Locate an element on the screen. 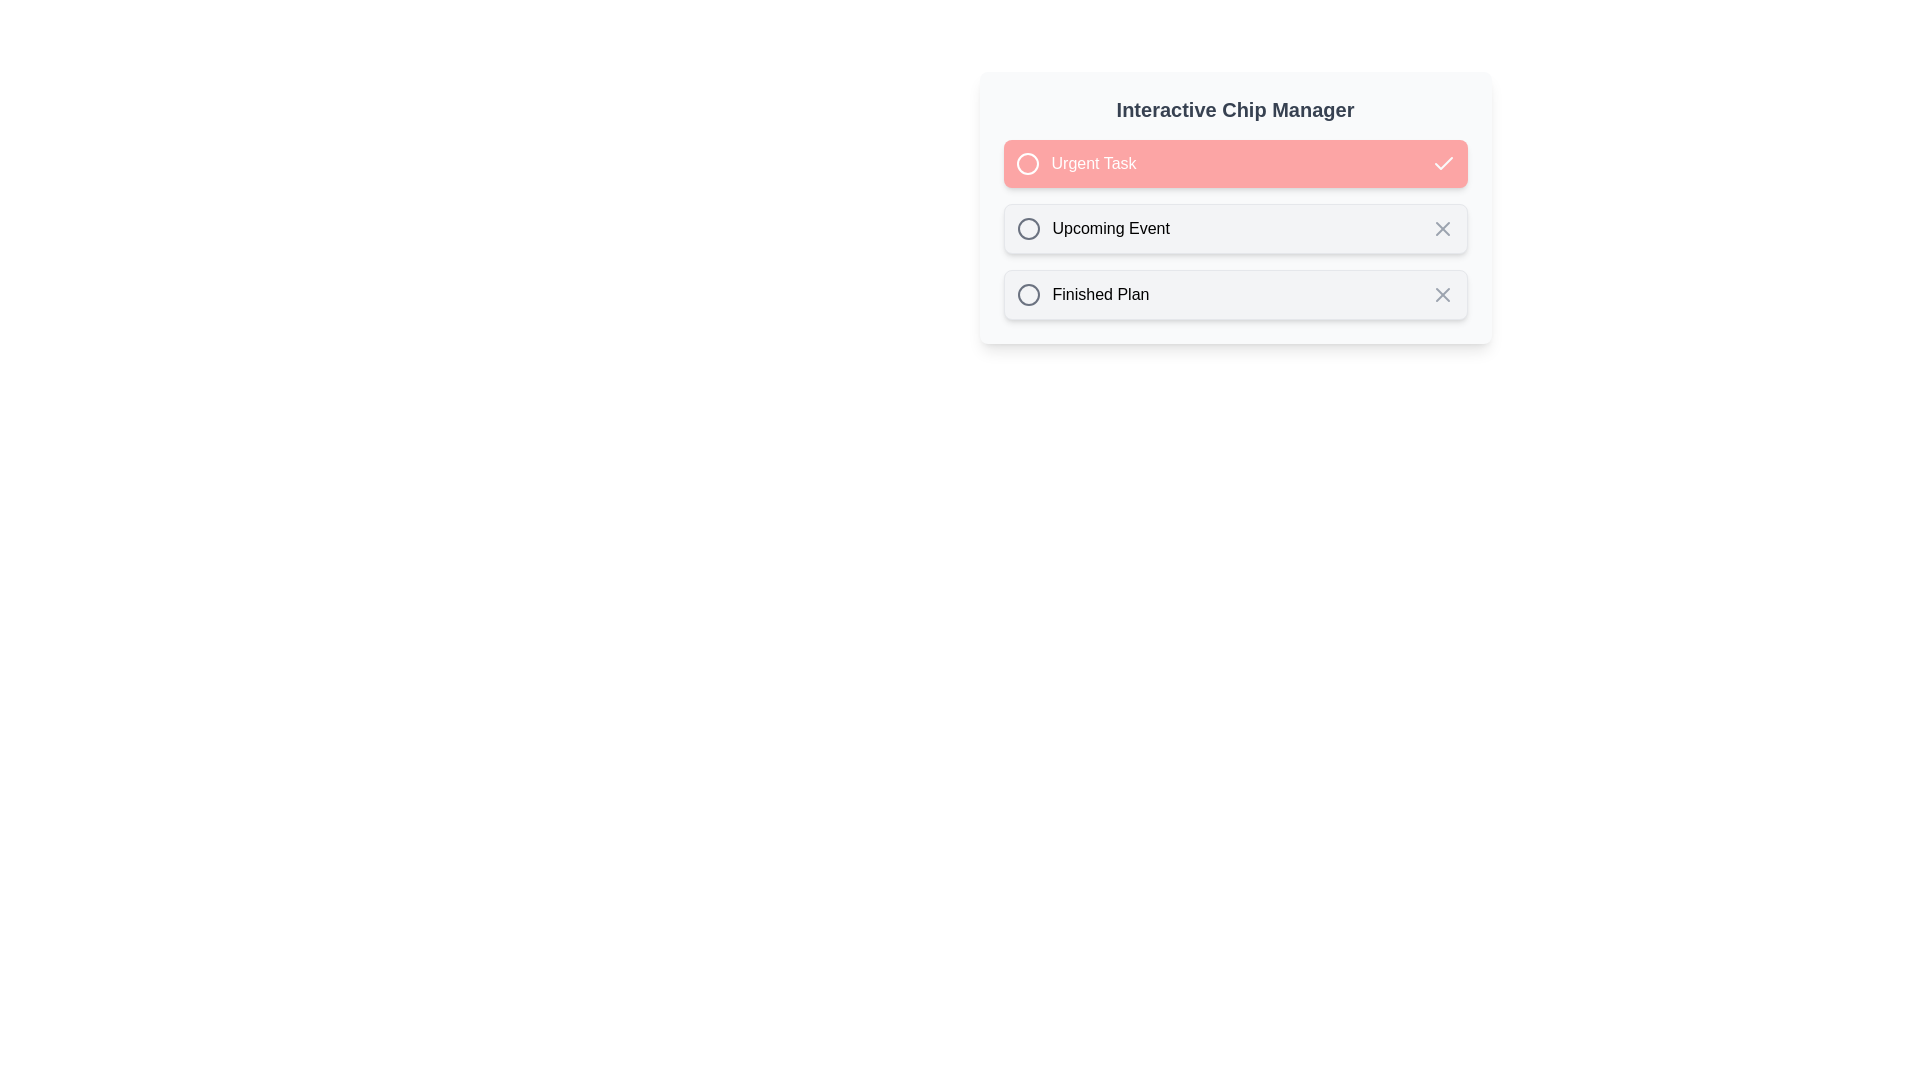 The height and width of the screenshot is (1080, 1920). the chip labeled Finished Plan to toggle its selection state is located at coordinates (1234, 294).